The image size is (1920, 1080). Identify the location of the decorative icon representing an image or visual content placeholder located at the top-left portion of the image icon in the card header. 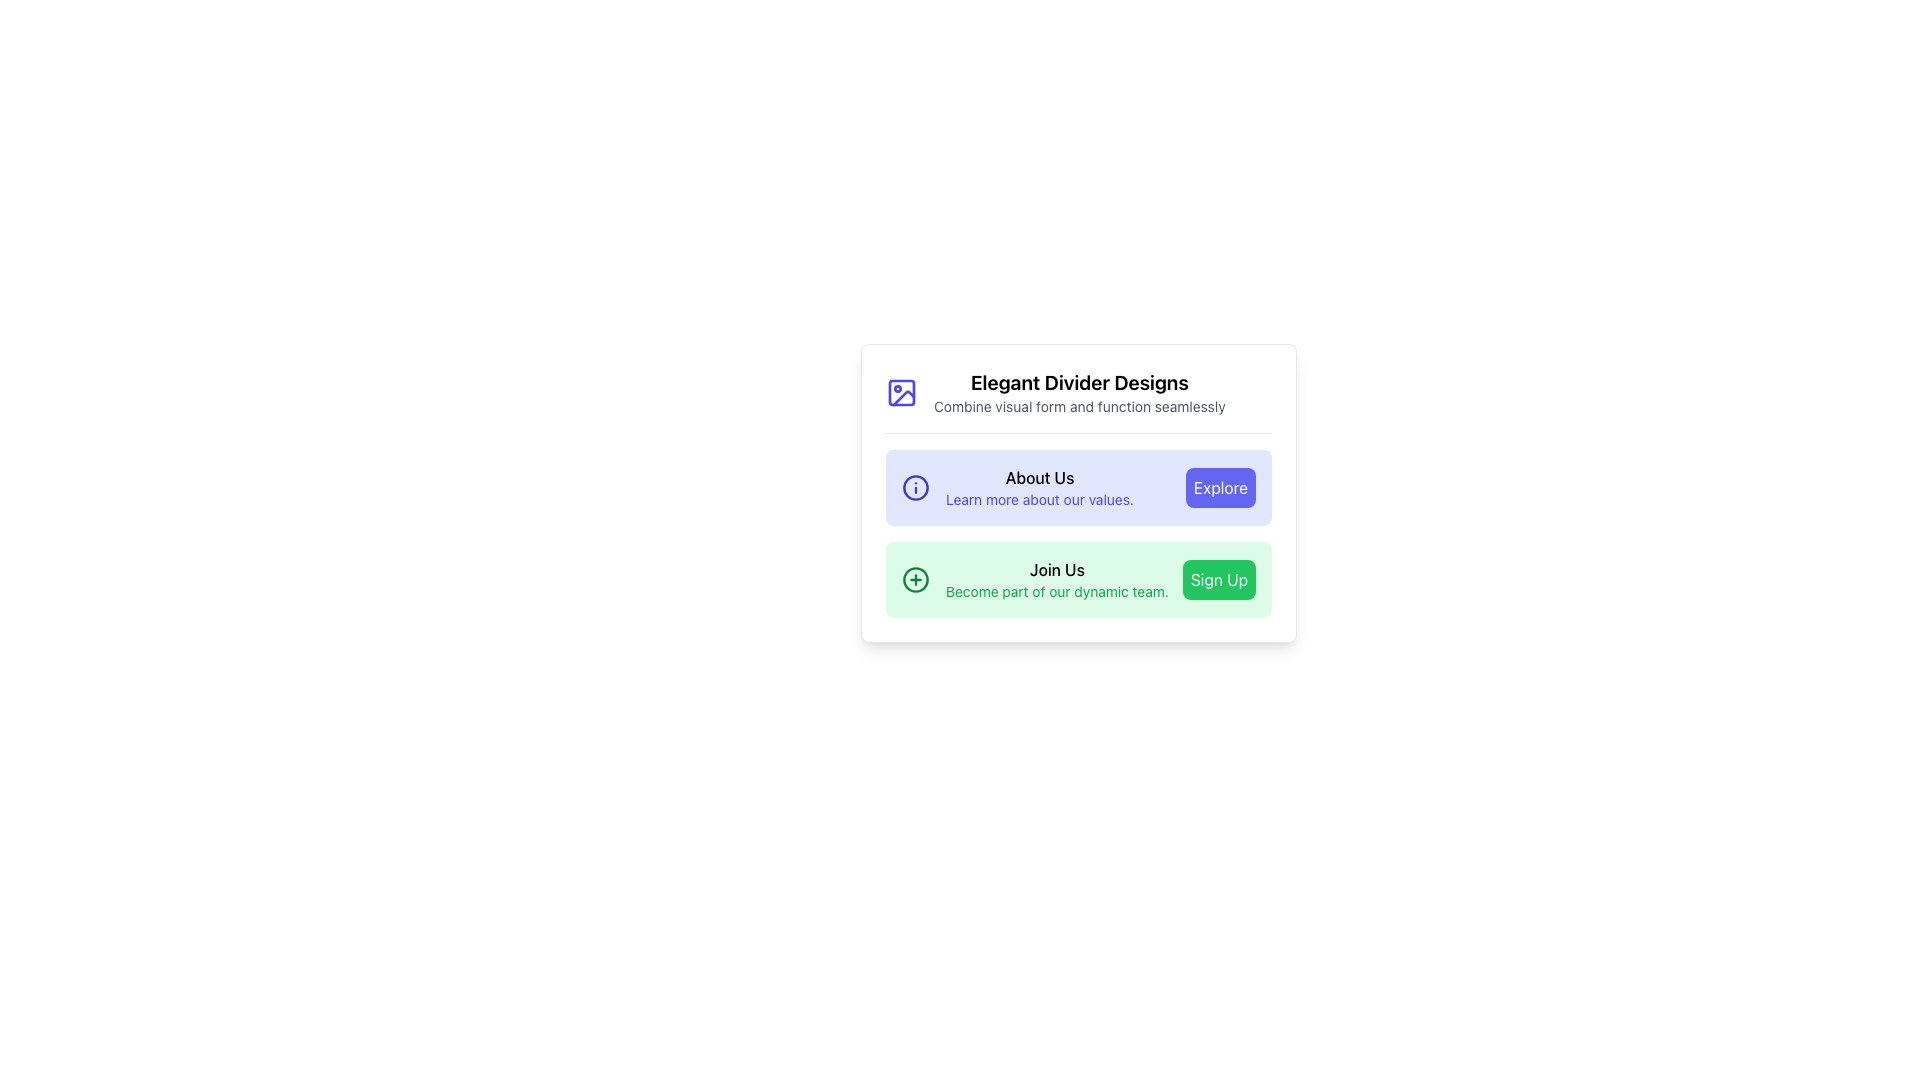
(901, 393).